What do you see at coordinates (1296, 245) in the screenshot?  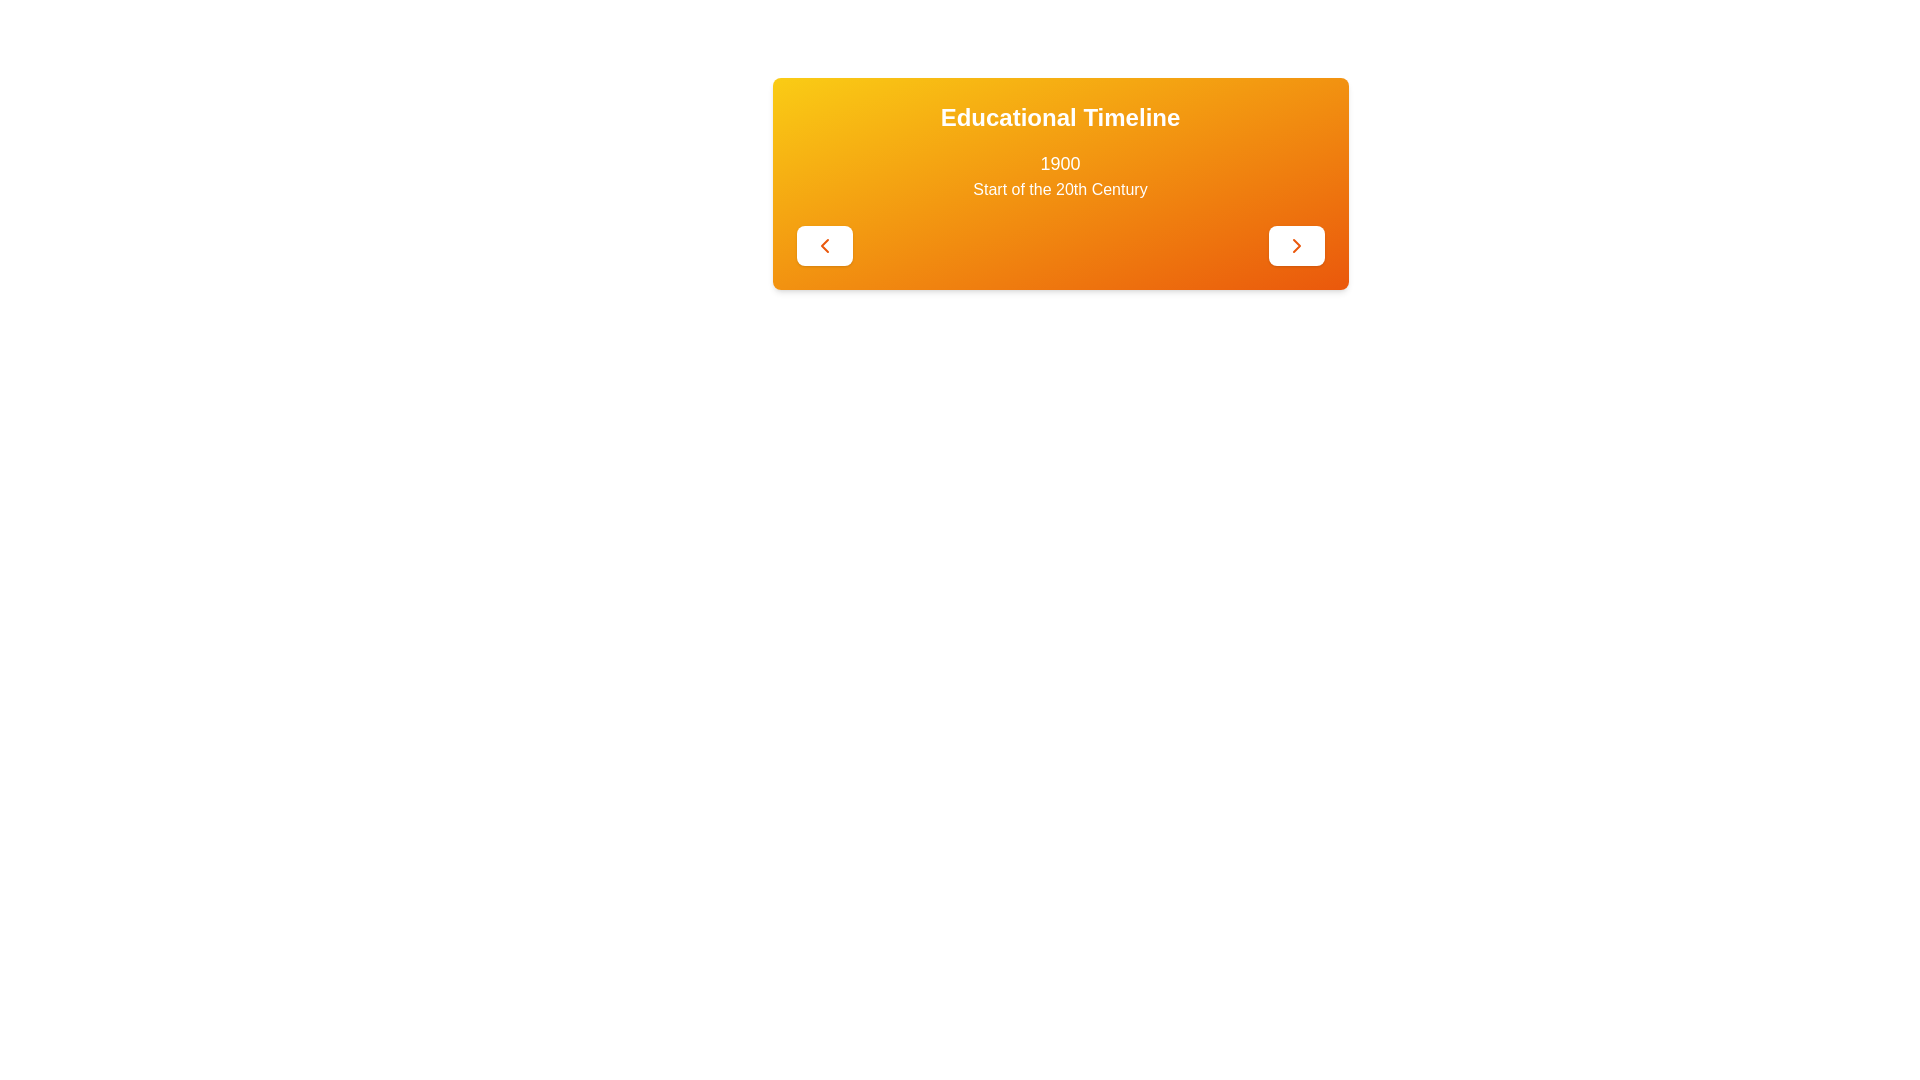 I see `the button with a white background, orange text and border, featuring a rightward chevron icon, located on the far right of the 'Educational Timeline' section` at bounding box center [1296, 245].